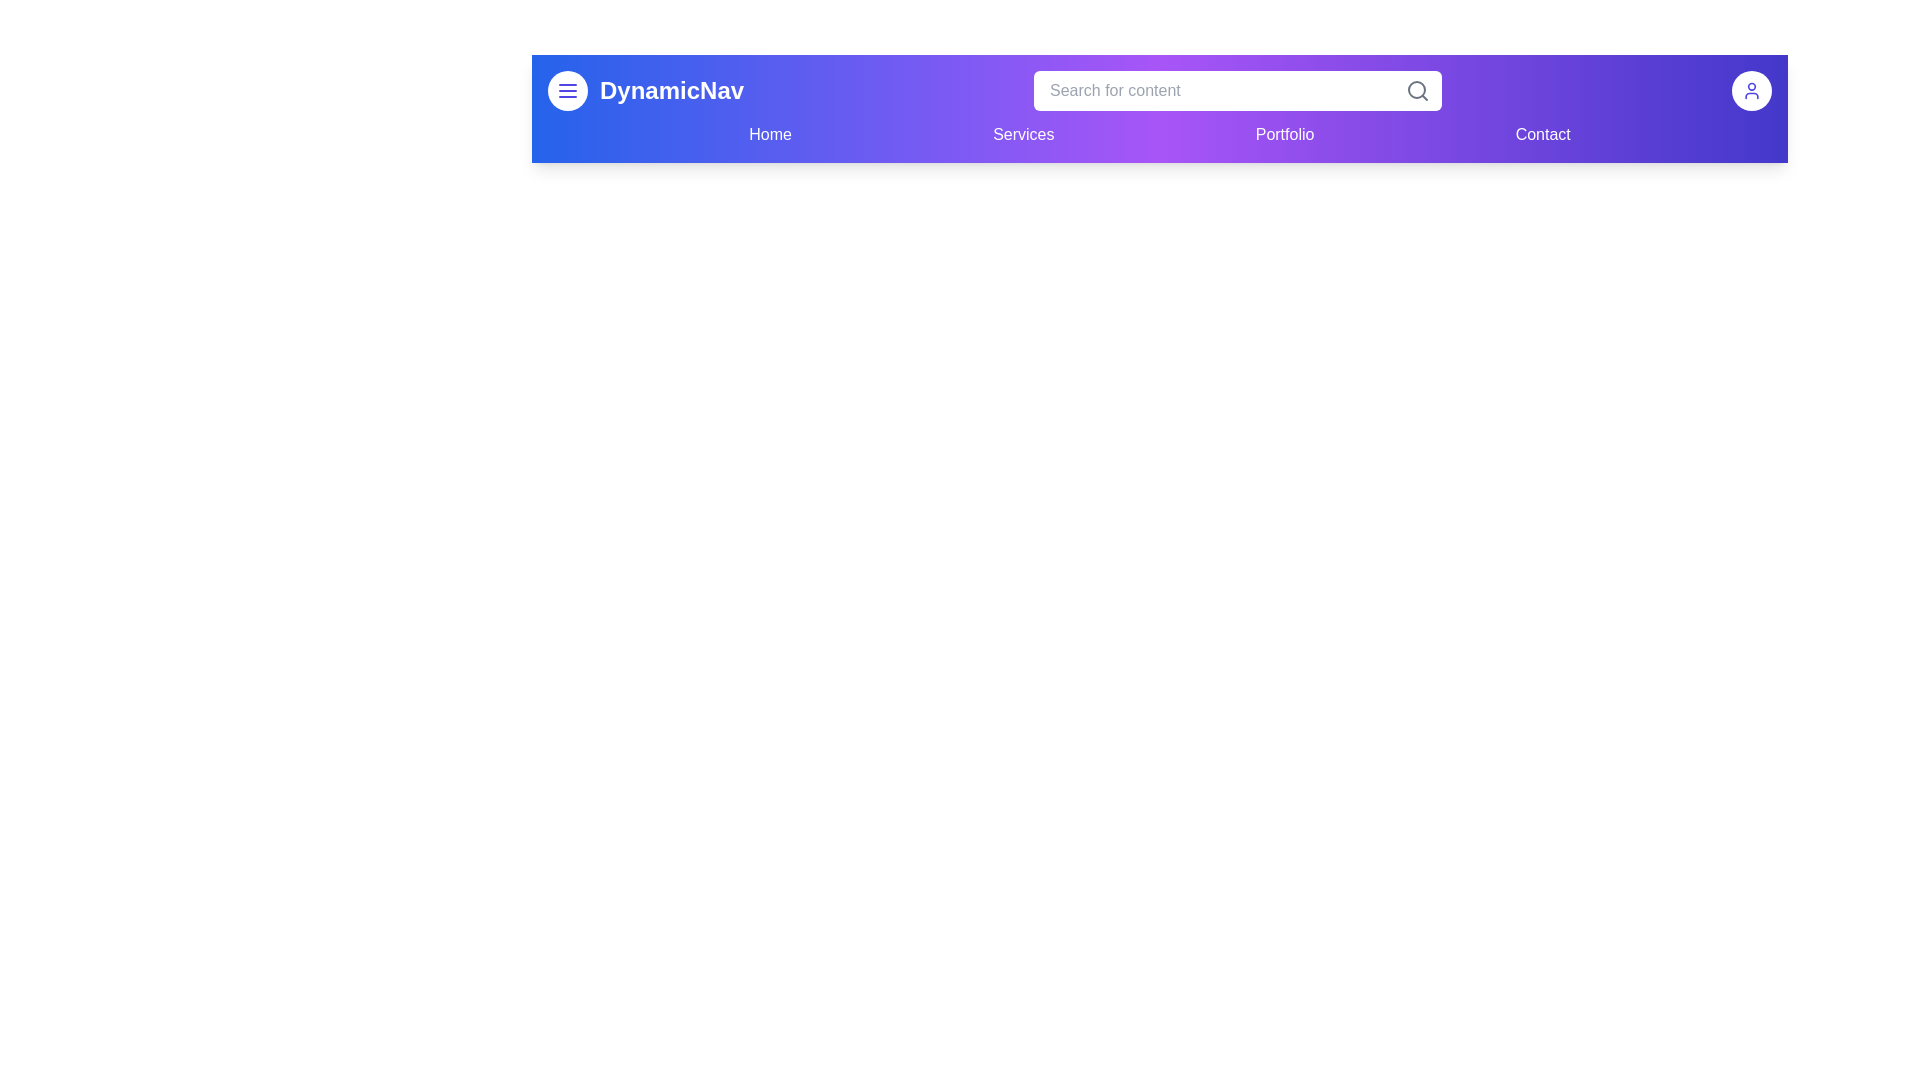 This screenshot has height=1080, width=1920. I want to click on the menu toggle button to toggle the navigation menu visibility, so click(566, 91).